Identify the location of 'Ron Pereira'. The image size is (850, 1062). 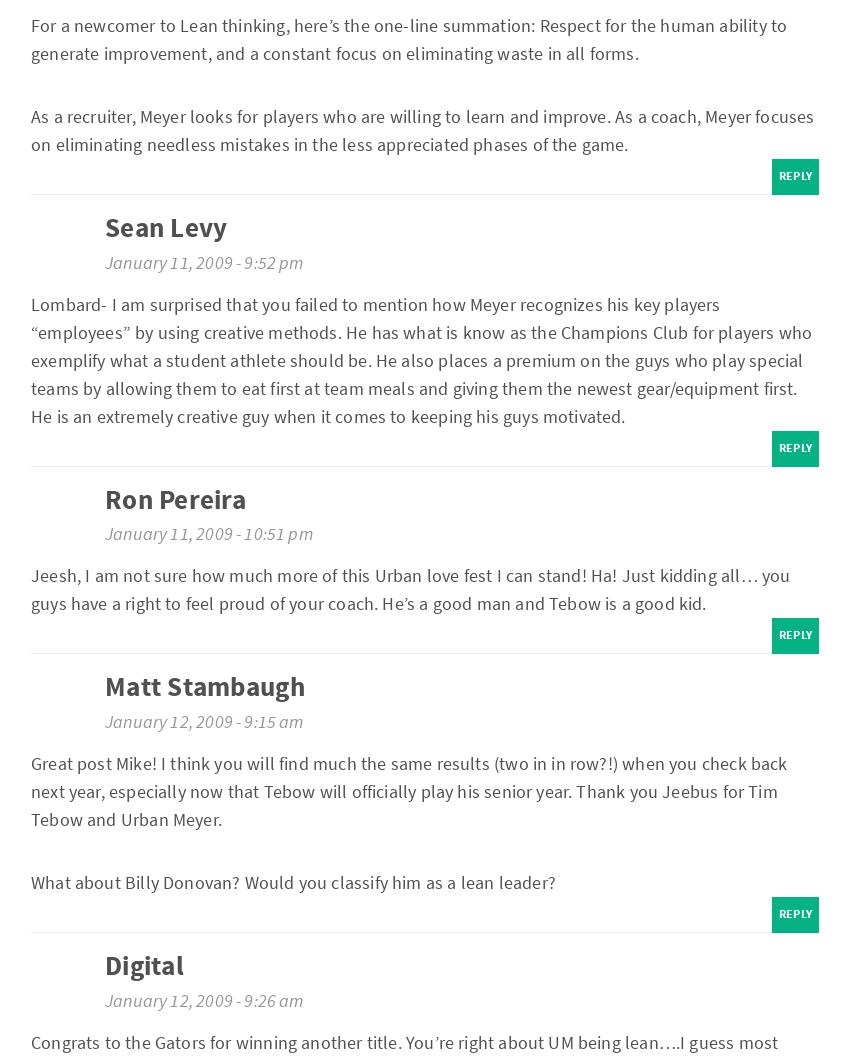
(174, 499).